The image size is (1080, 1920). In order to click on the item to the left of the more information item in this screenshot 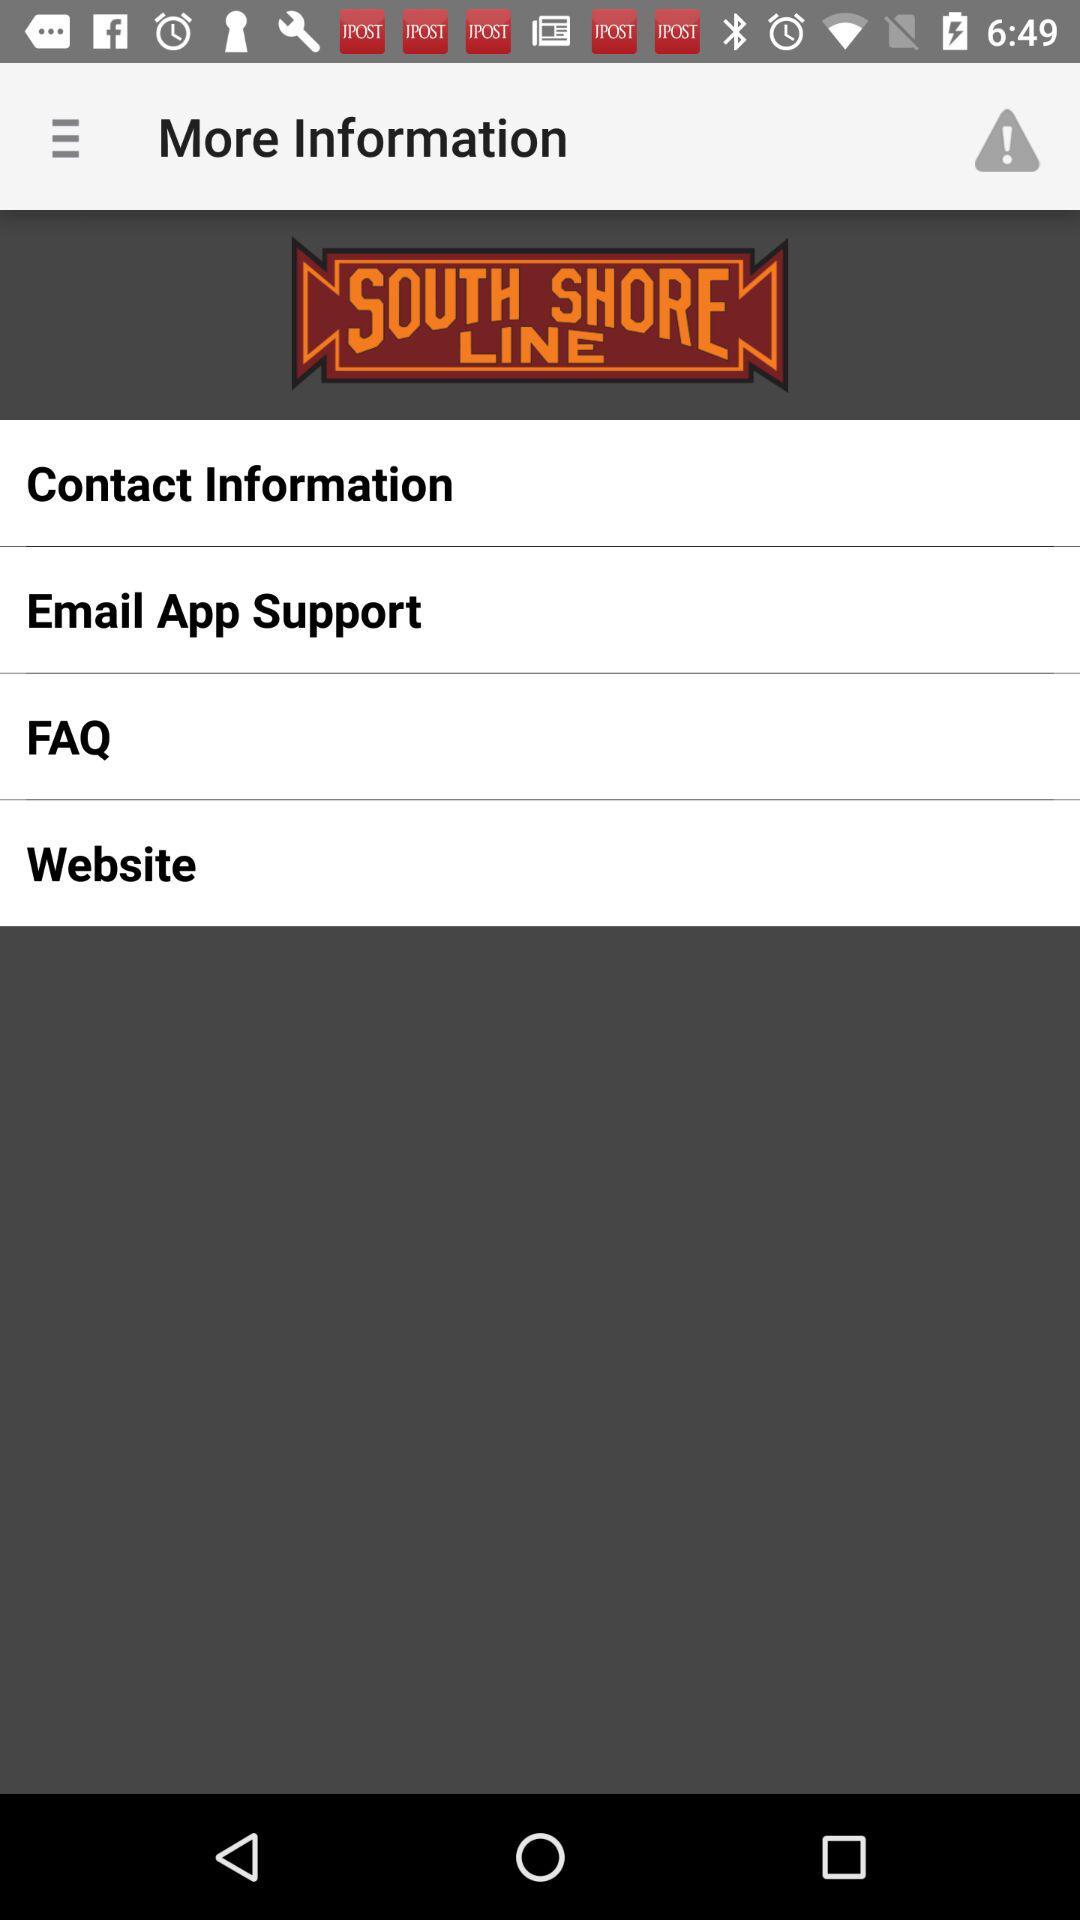, I will do `click(72, 135)`.